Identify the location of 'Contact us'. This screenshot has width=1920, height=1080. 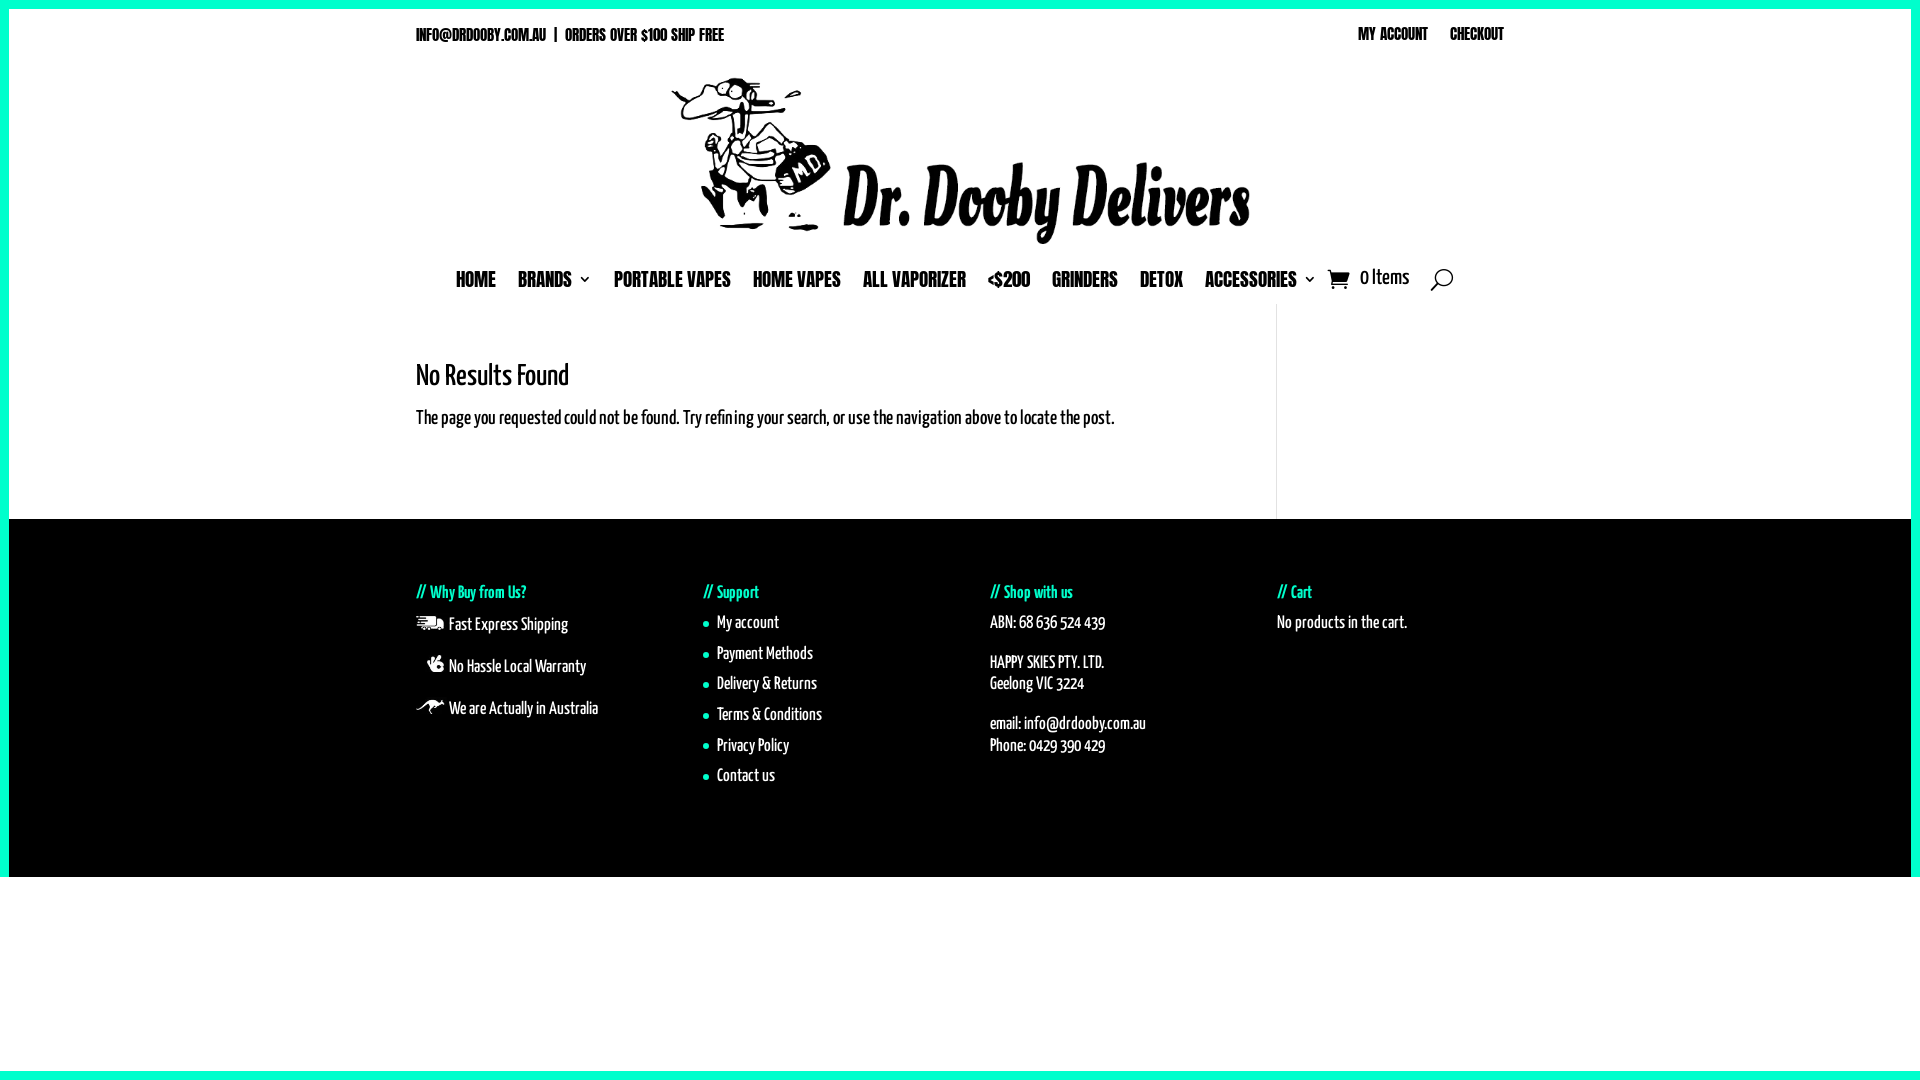
(744, 775).